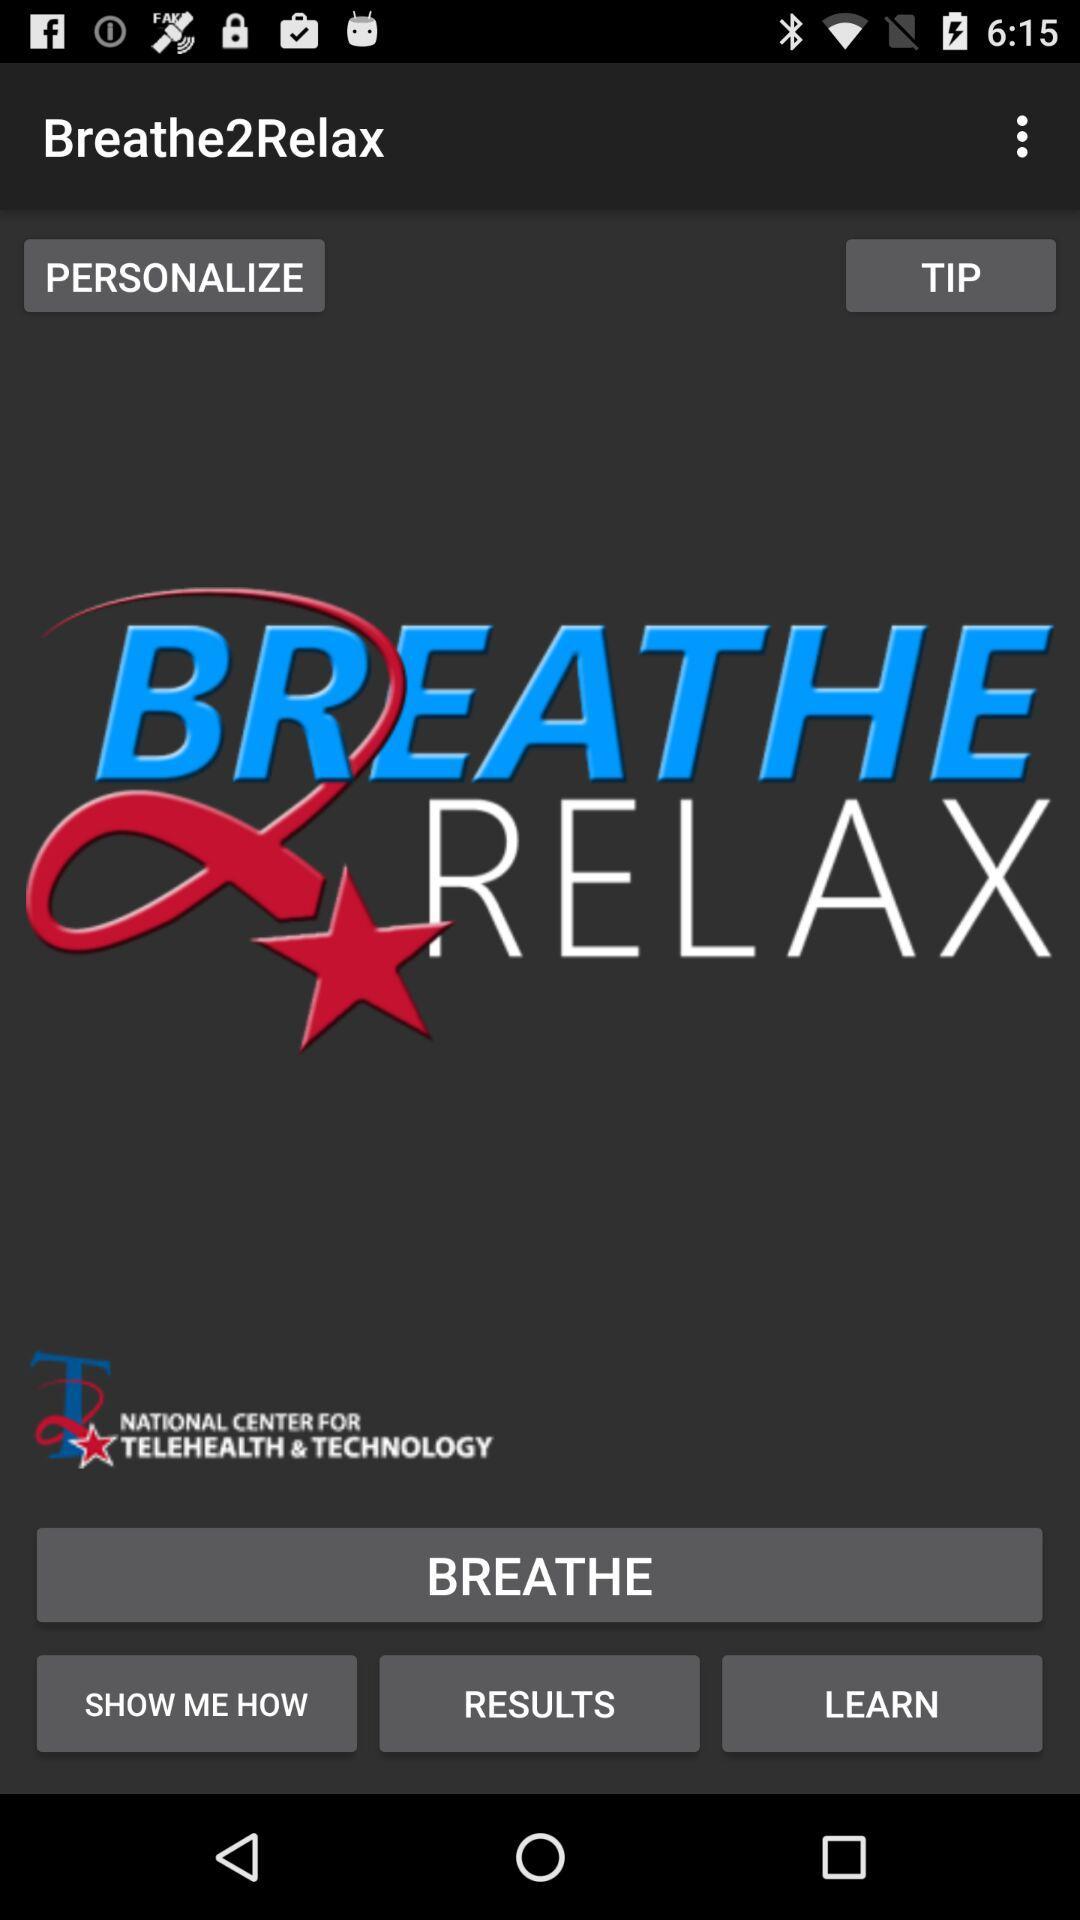  Describe the element at coordinates (881, 1702) in the screenshot. I see `the button below the breathe` at that location.